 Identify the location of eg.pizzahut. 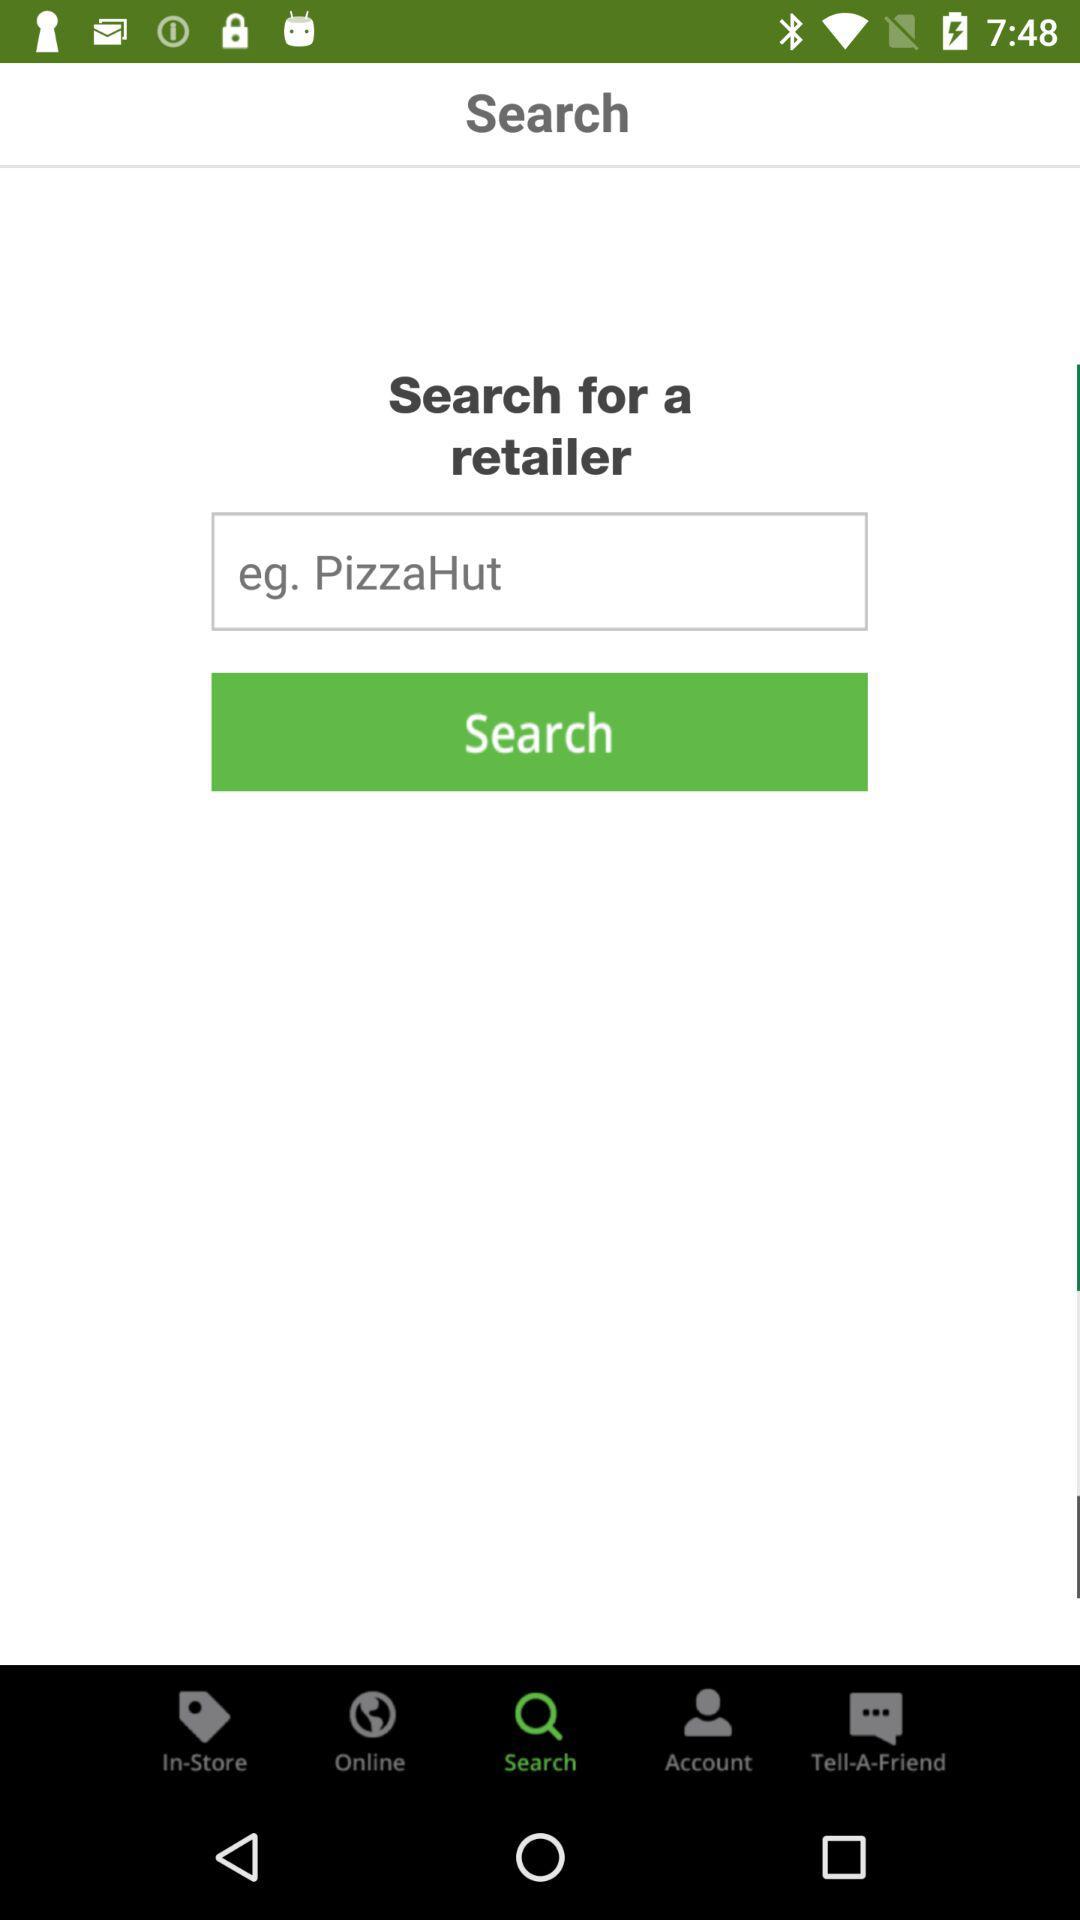
(538, 570).